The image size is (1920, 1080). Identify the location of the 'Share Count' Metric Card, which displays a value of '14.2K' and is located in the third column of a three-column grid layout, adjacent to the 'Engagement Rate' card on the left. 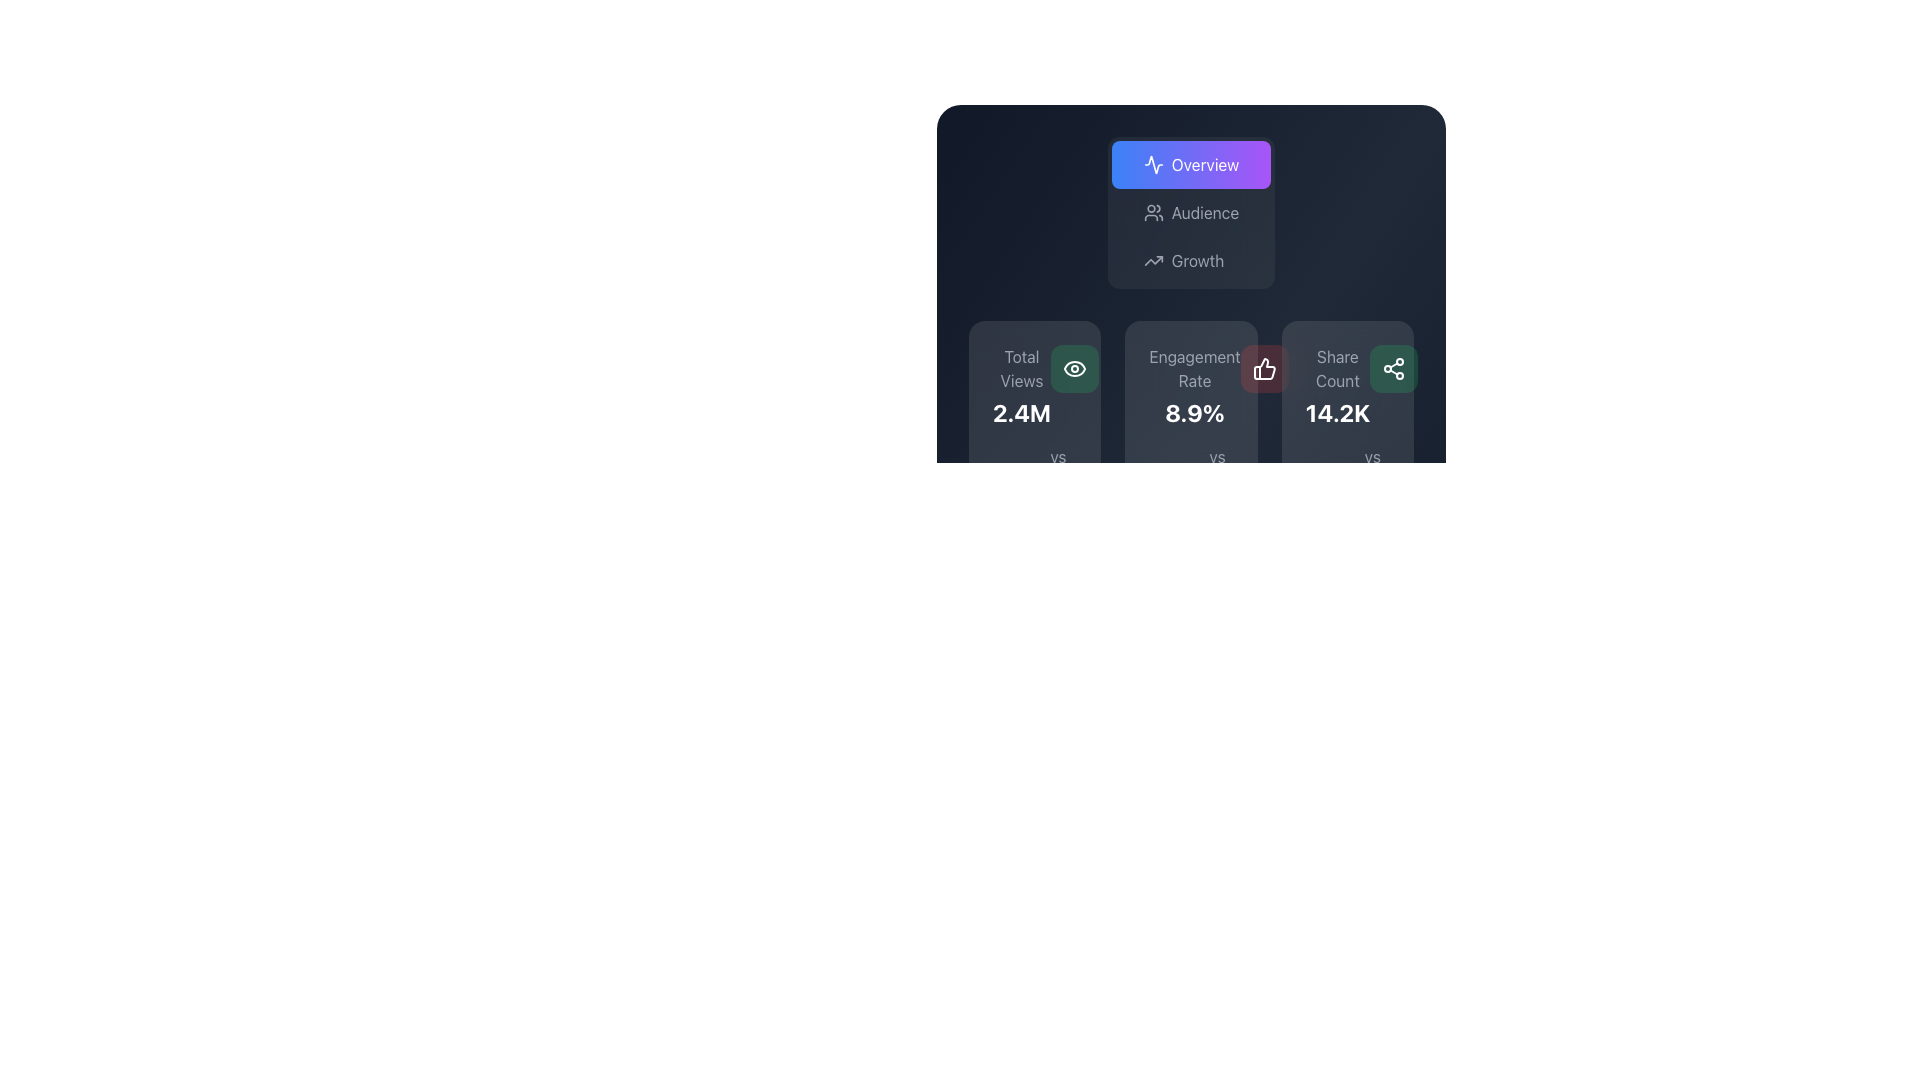
(1347, 430).